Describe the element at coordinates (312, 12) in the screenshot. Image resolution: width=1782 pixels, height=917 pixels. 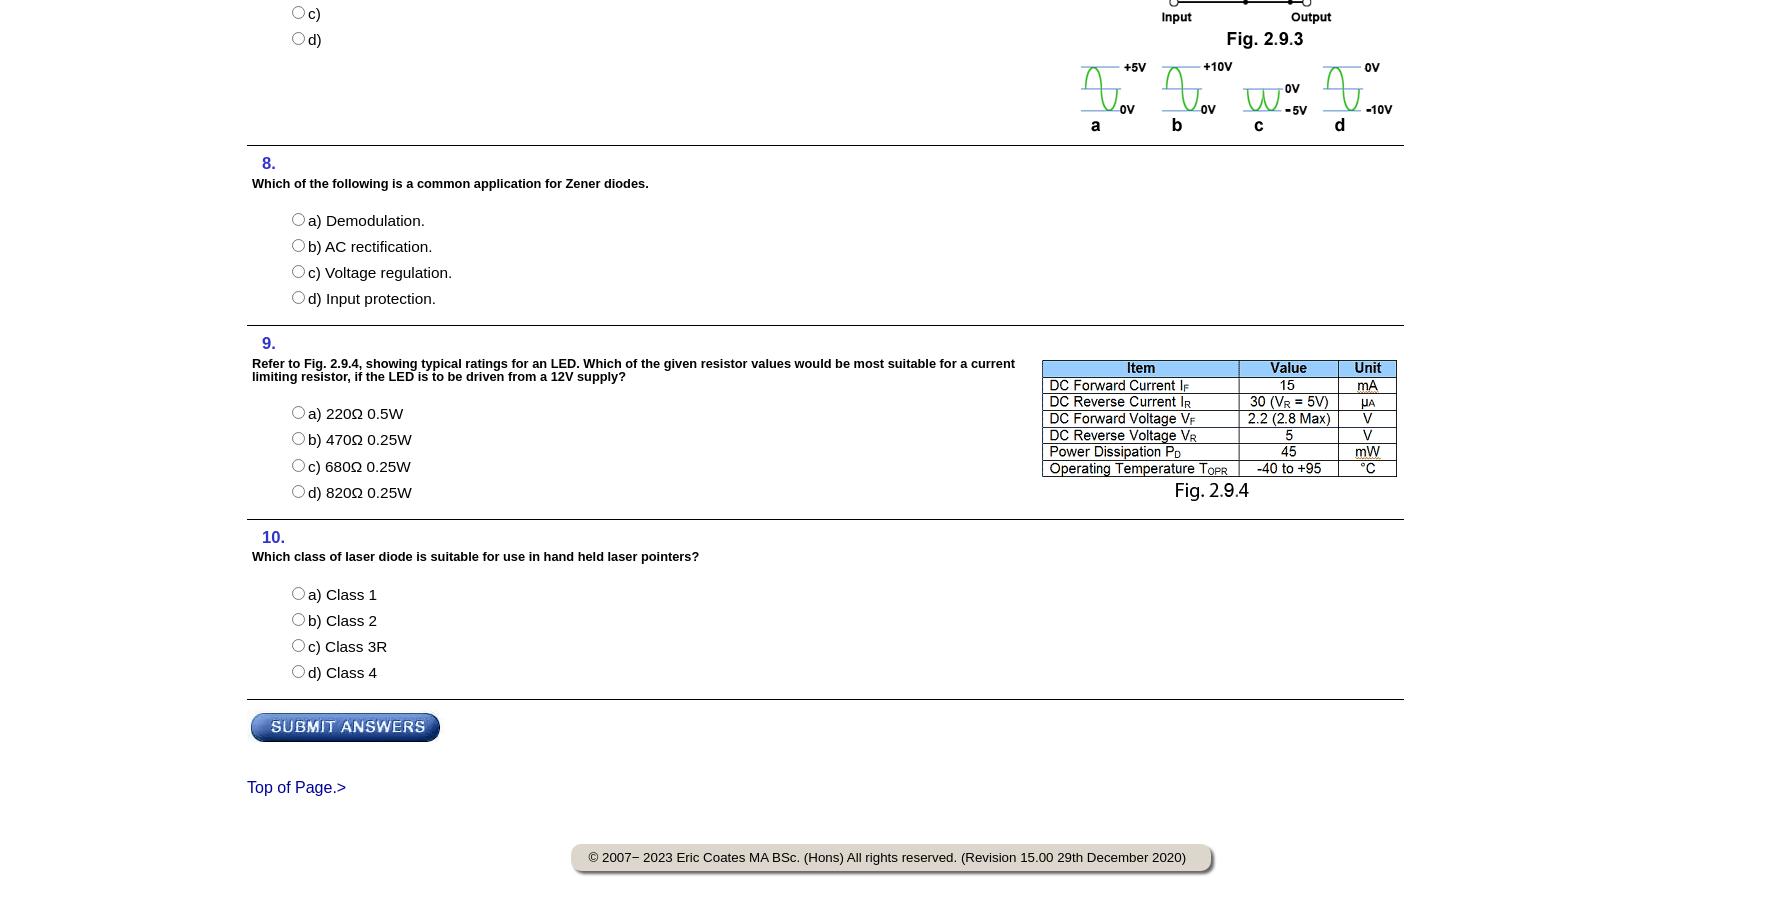
I see `'c)'` at that location.